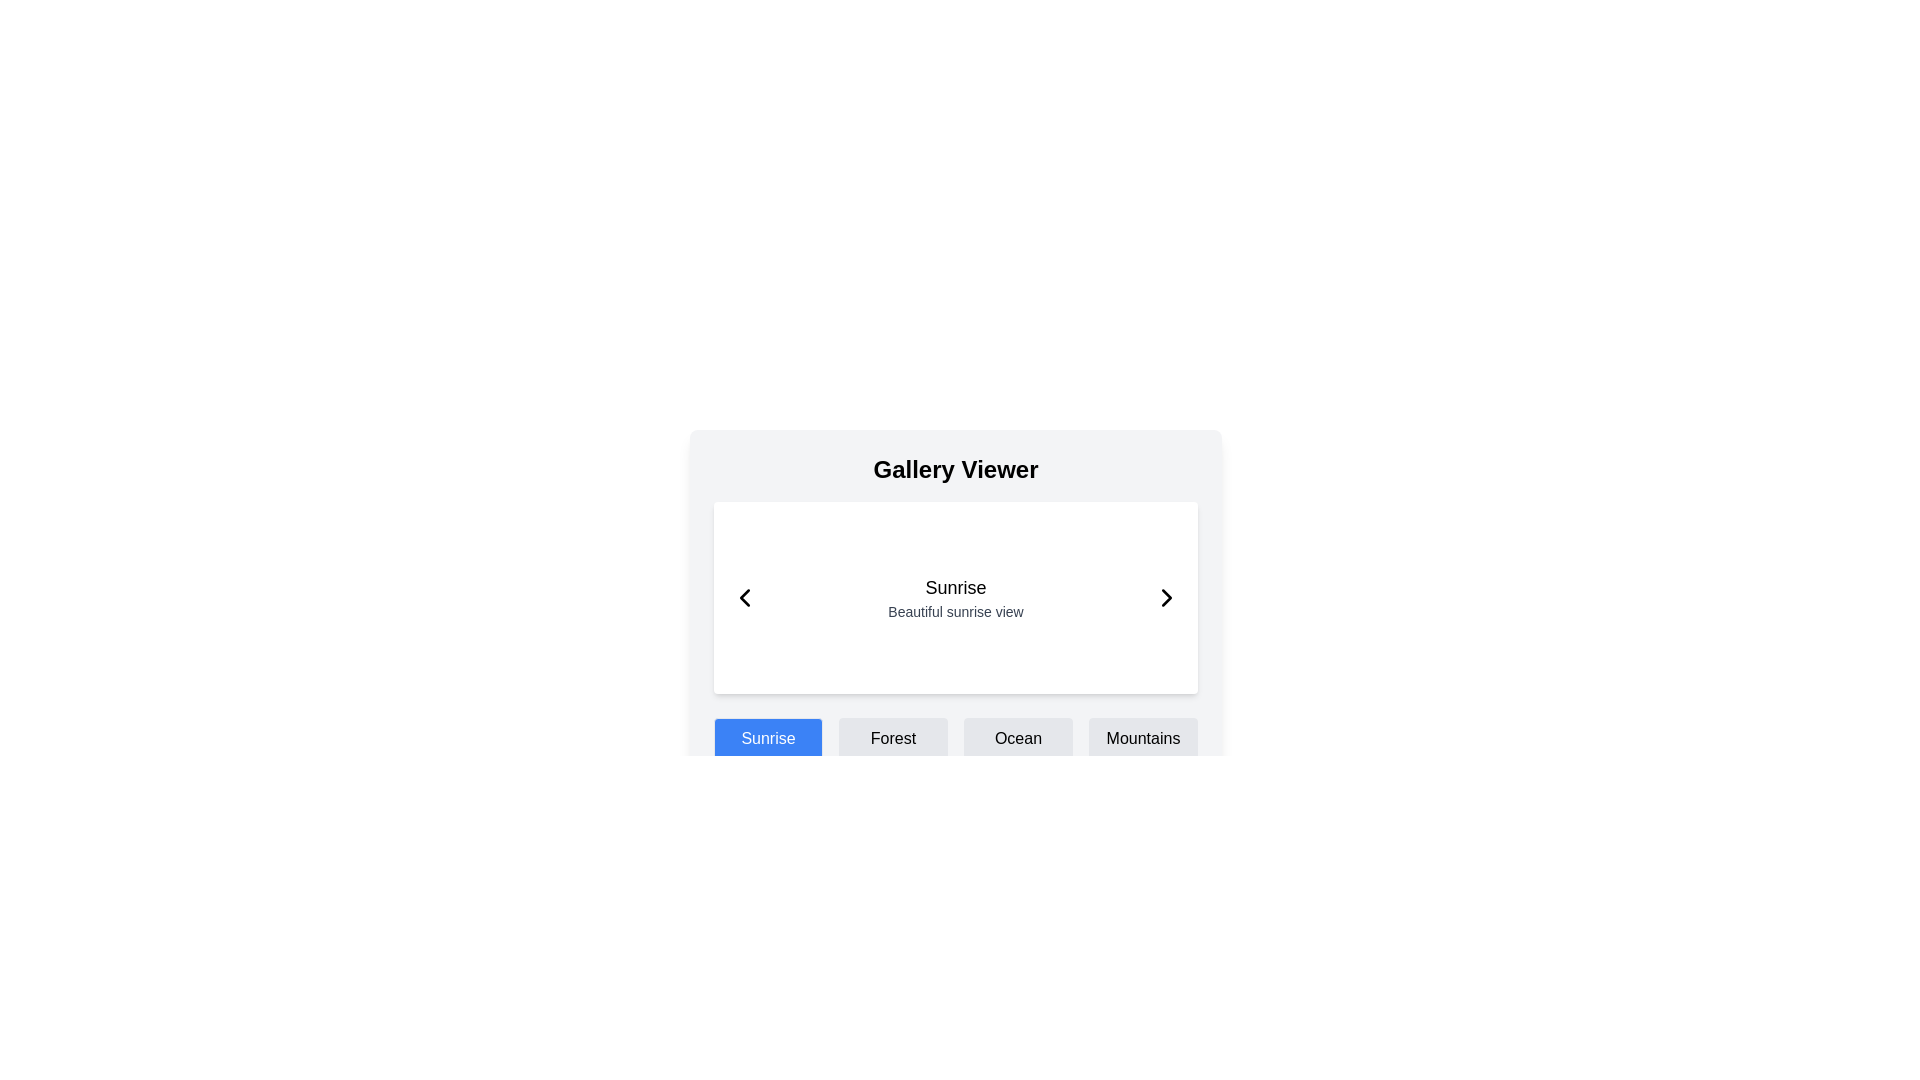 The image size is (1920, 1080). What do you see at coordinates (767, 739) in the screenshot?
I see `the first button in the horizontal group of four buttons at the bottom of the interface` at bounding box center [767, 739].